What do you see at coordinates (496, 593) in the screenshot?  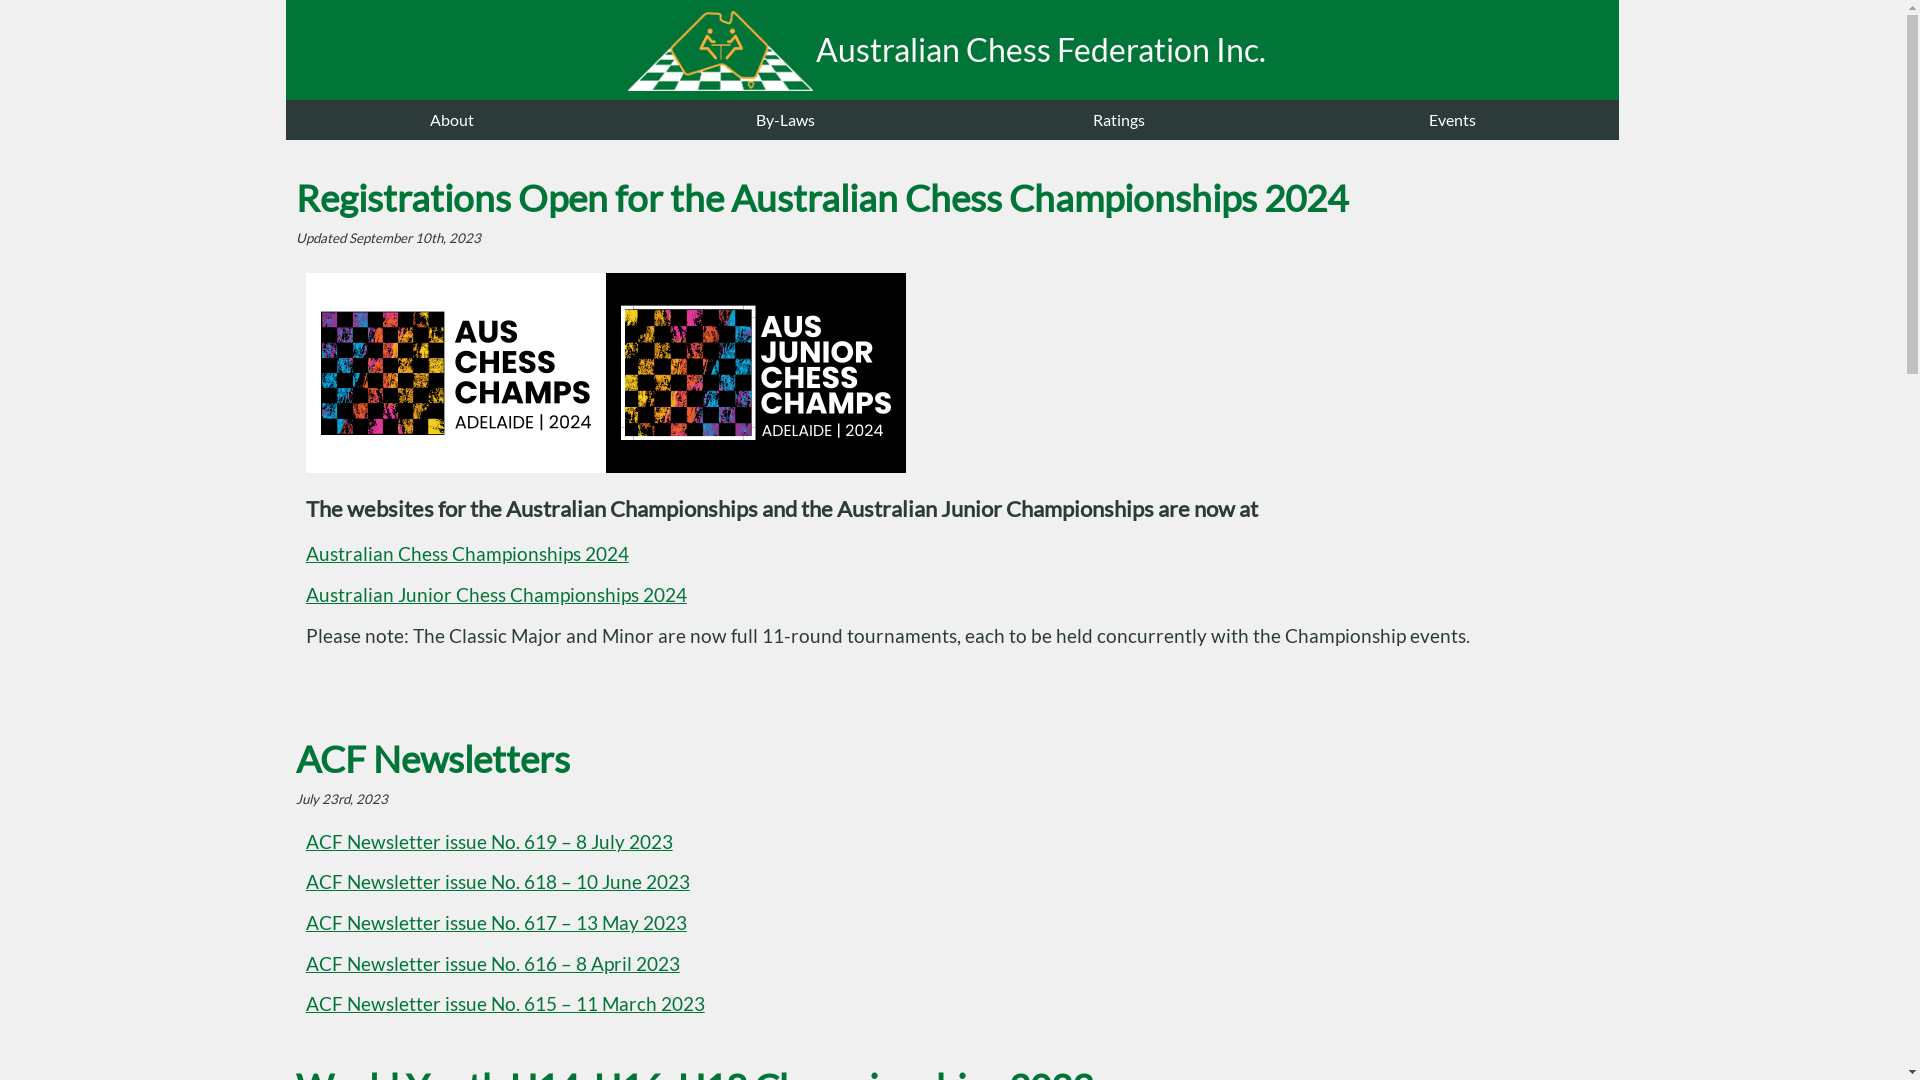 I see `'Australian Junior Chess Championships 2024'` at bounding box center [496, 593].